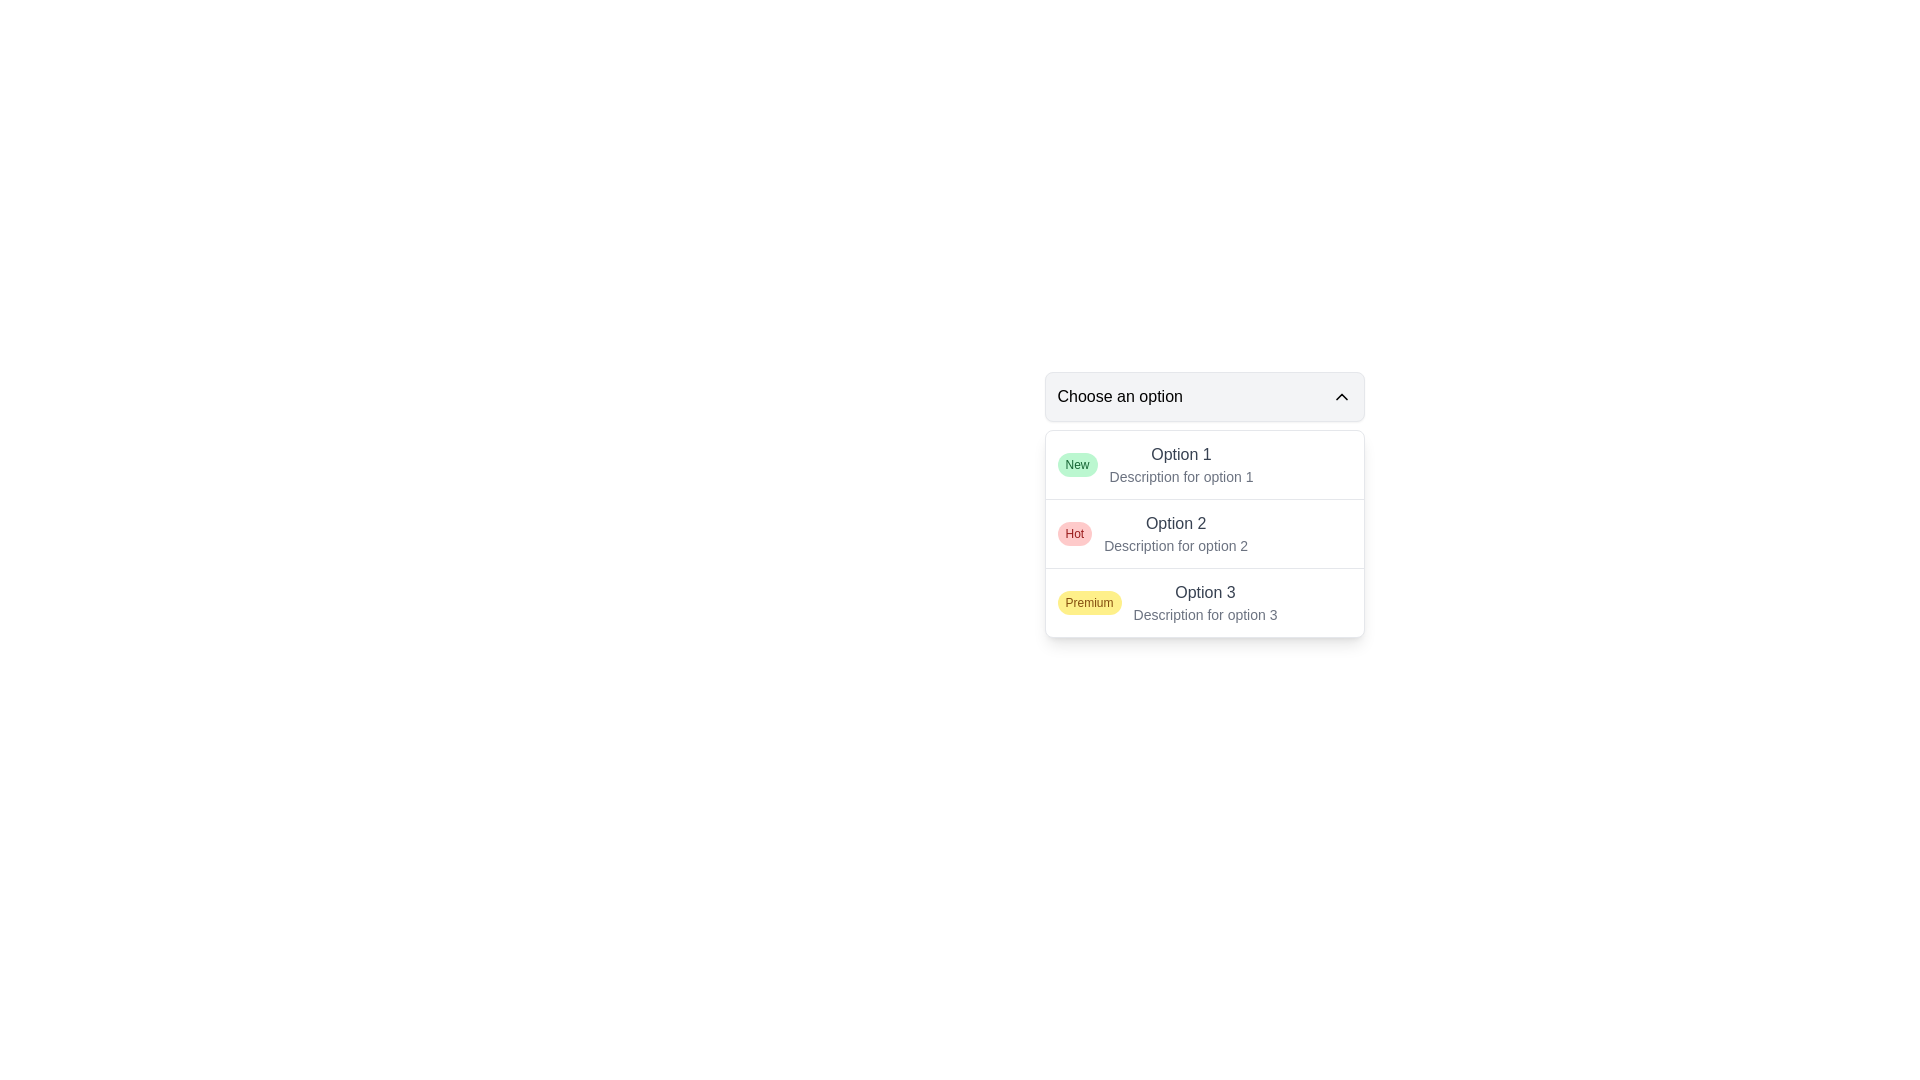 This screenshot has width=1920, height=1080. What do you see at coordinates (1088, 601) in the screenshot?
I see `the 'Premium' badge-style label within the 'Option 3' entry of the dropdown menu, which has a yellow background and bold text` at bounding box center [1088, 601].